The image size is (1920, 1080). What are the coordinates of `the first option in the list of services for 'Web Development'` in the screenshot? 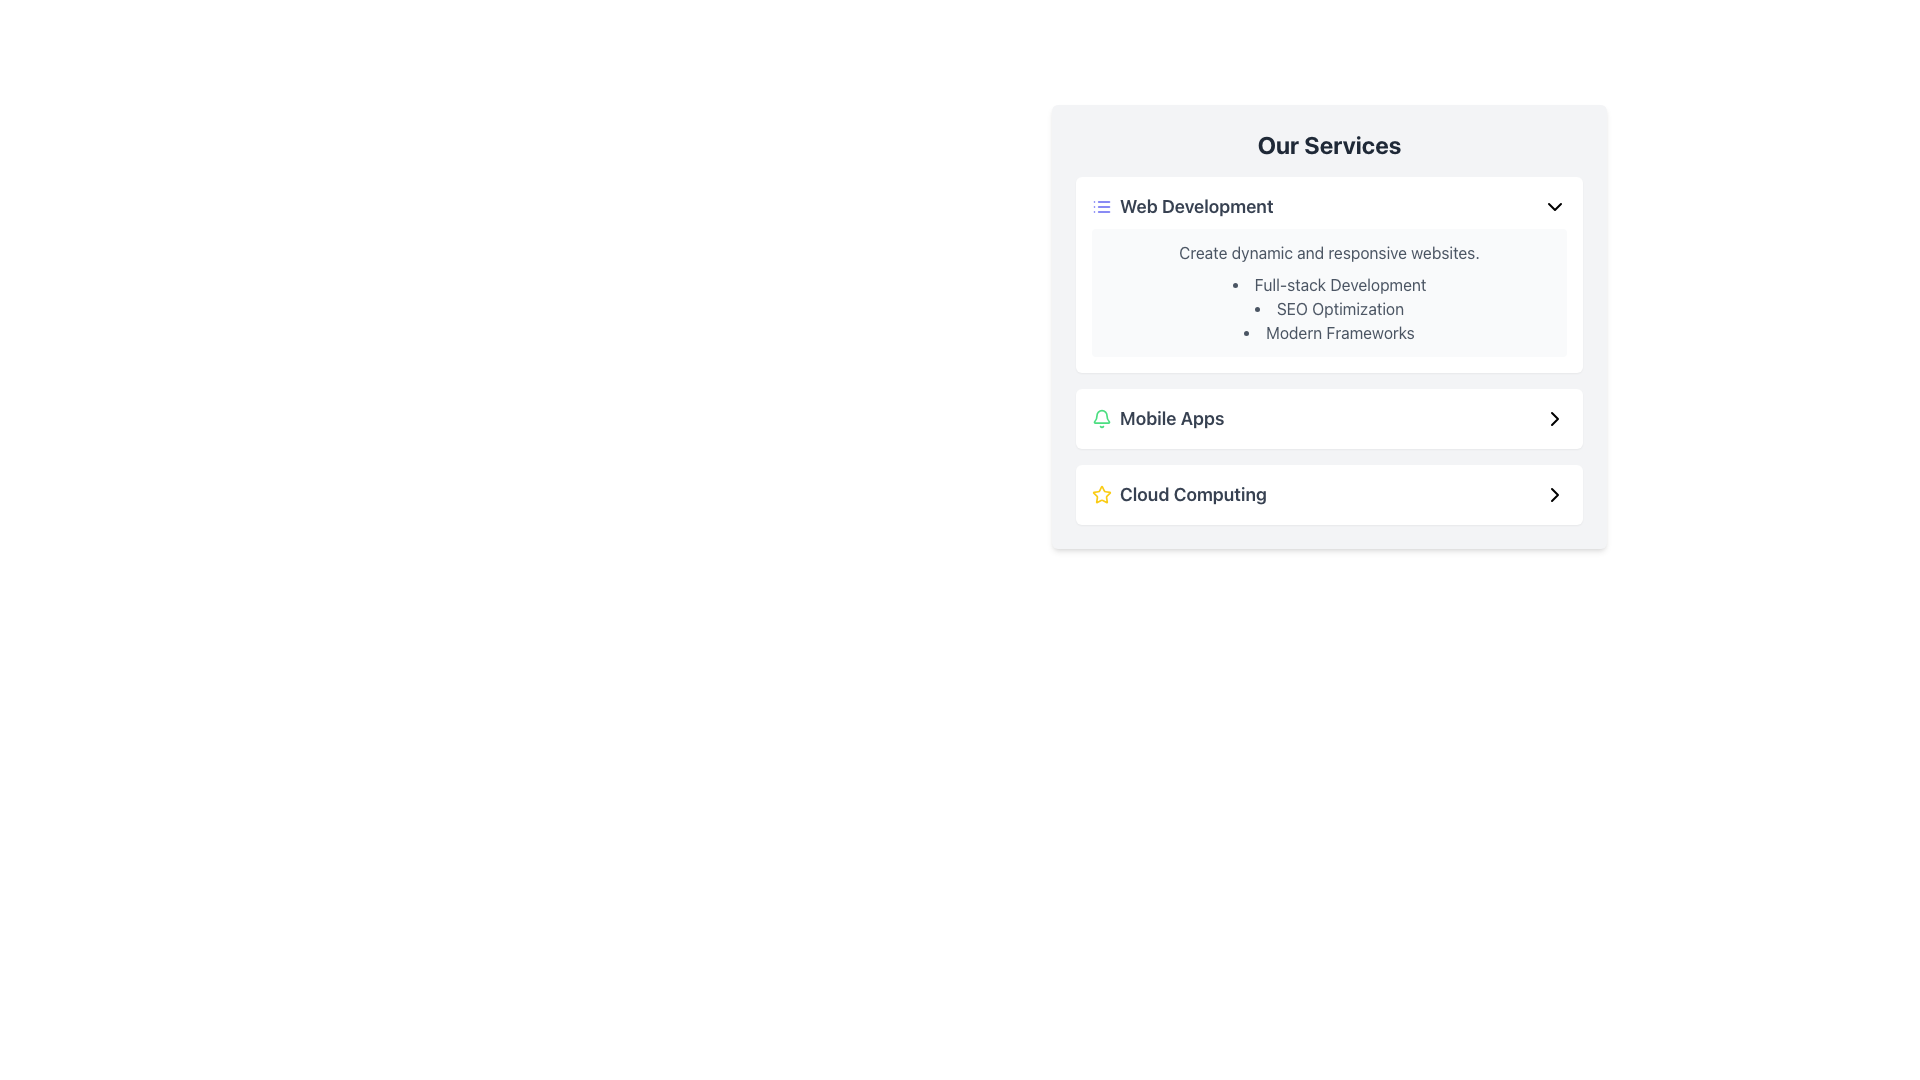 It's located at (1329, 207).